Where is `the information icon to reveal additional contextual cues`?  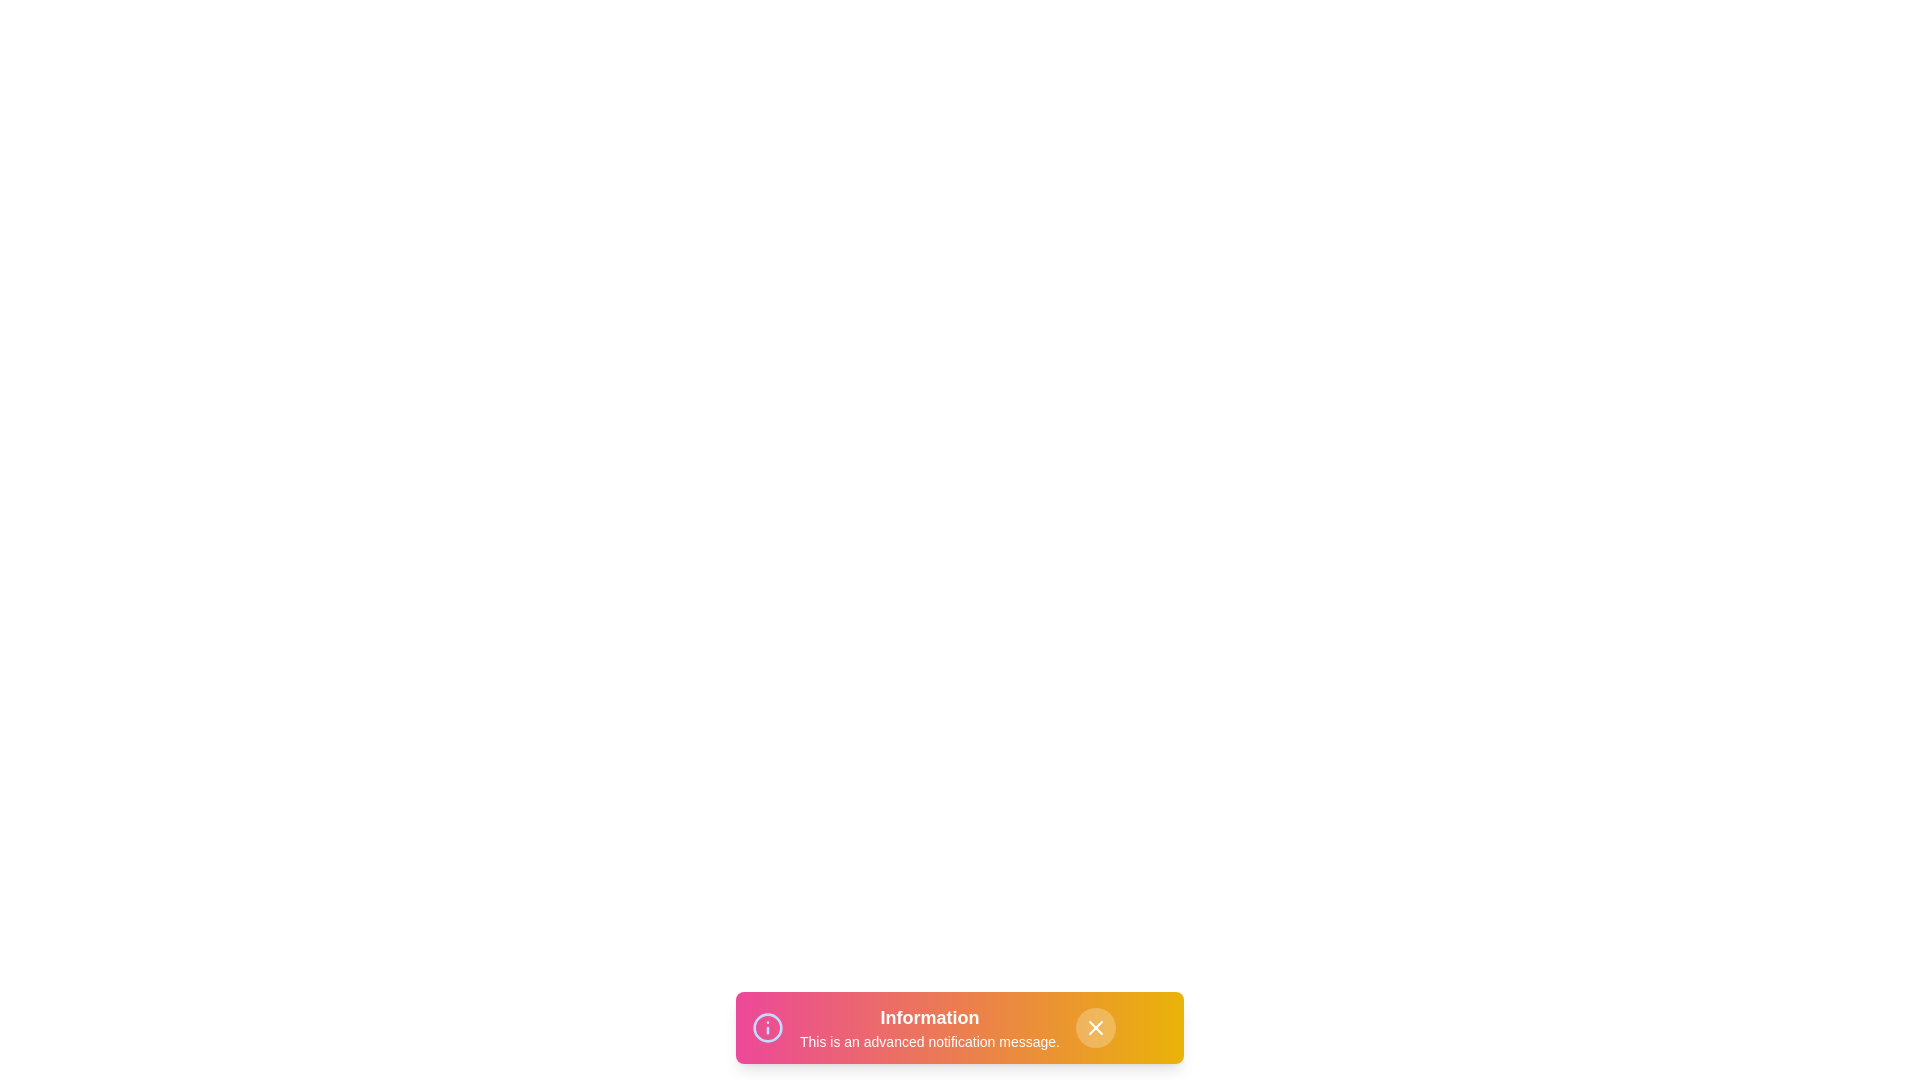 the information icon to reveal additional contextual cues is located at coordinates (767, 1028).